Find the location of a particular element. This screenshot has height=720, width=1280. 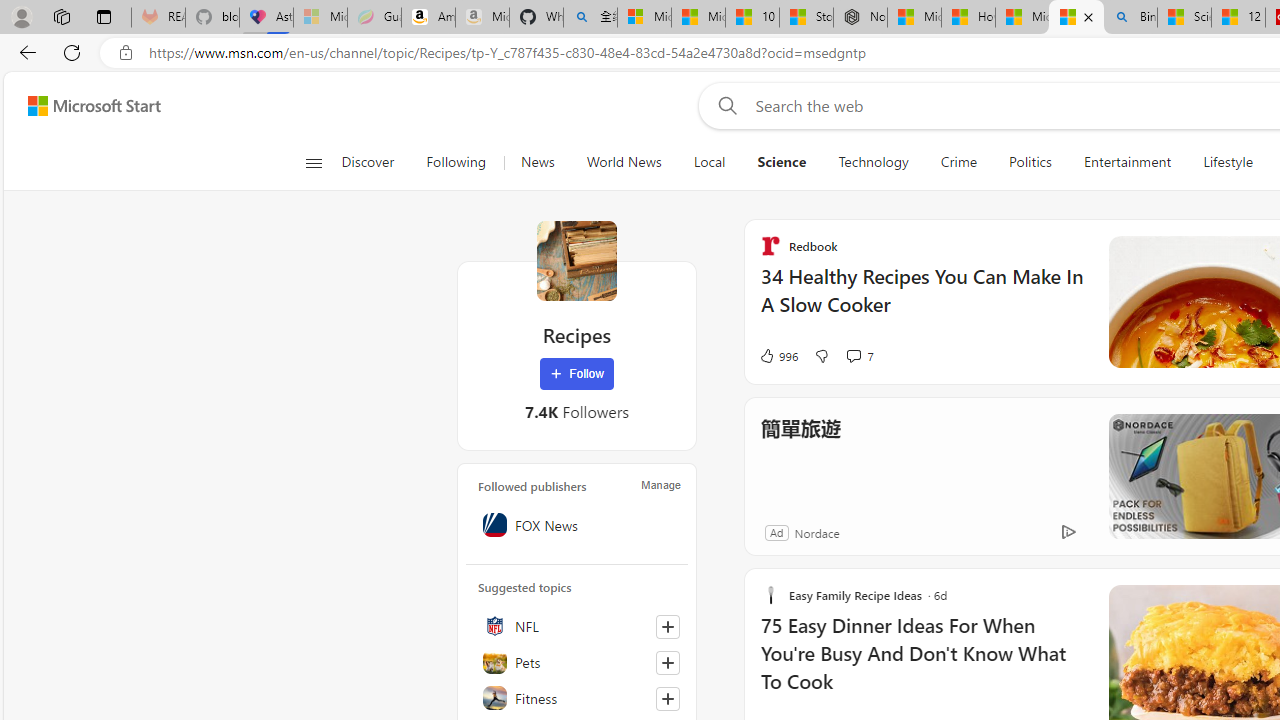

'996 Like' is located at coordinates (777, 355).